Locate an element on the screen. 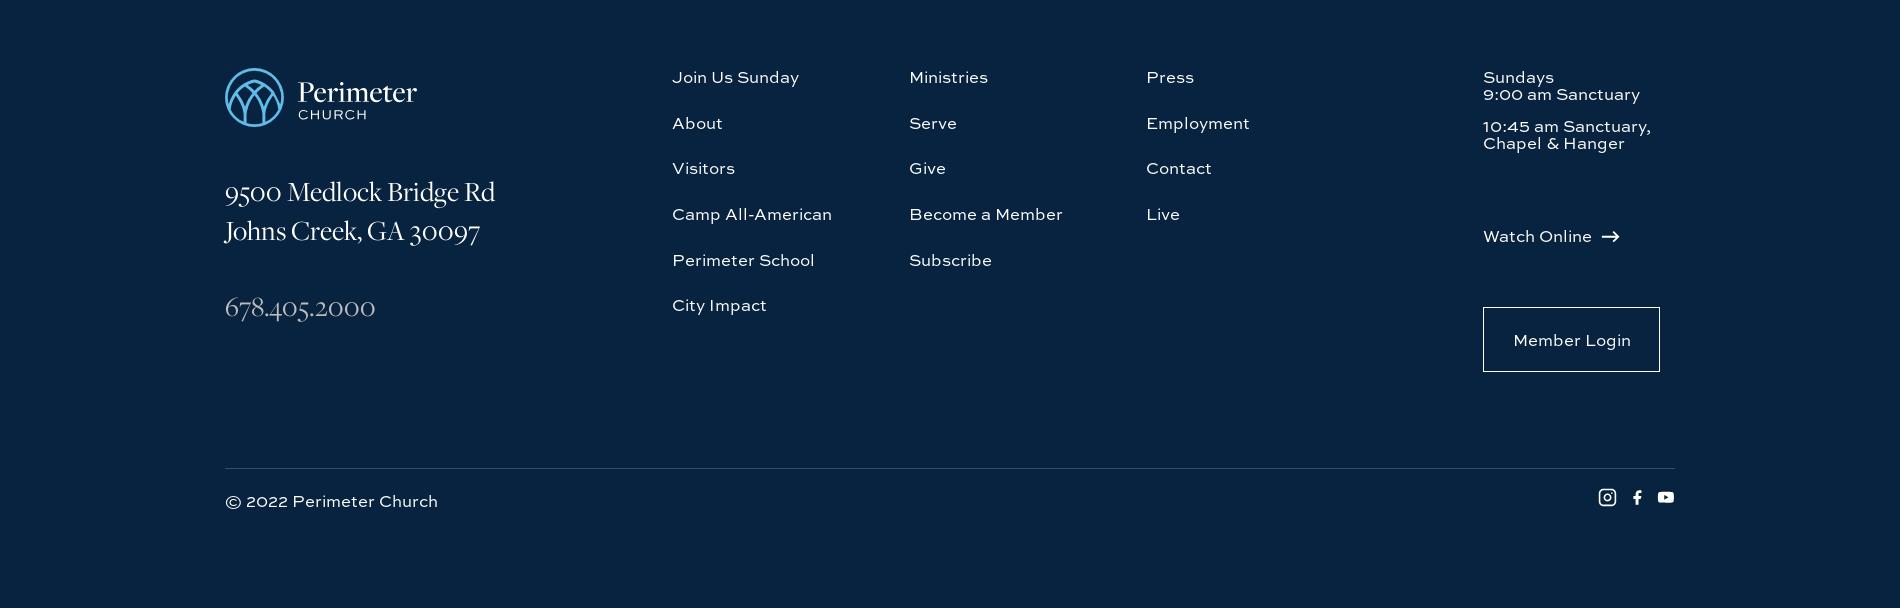  'Camp All-American' is located at coordinates (672, 29).